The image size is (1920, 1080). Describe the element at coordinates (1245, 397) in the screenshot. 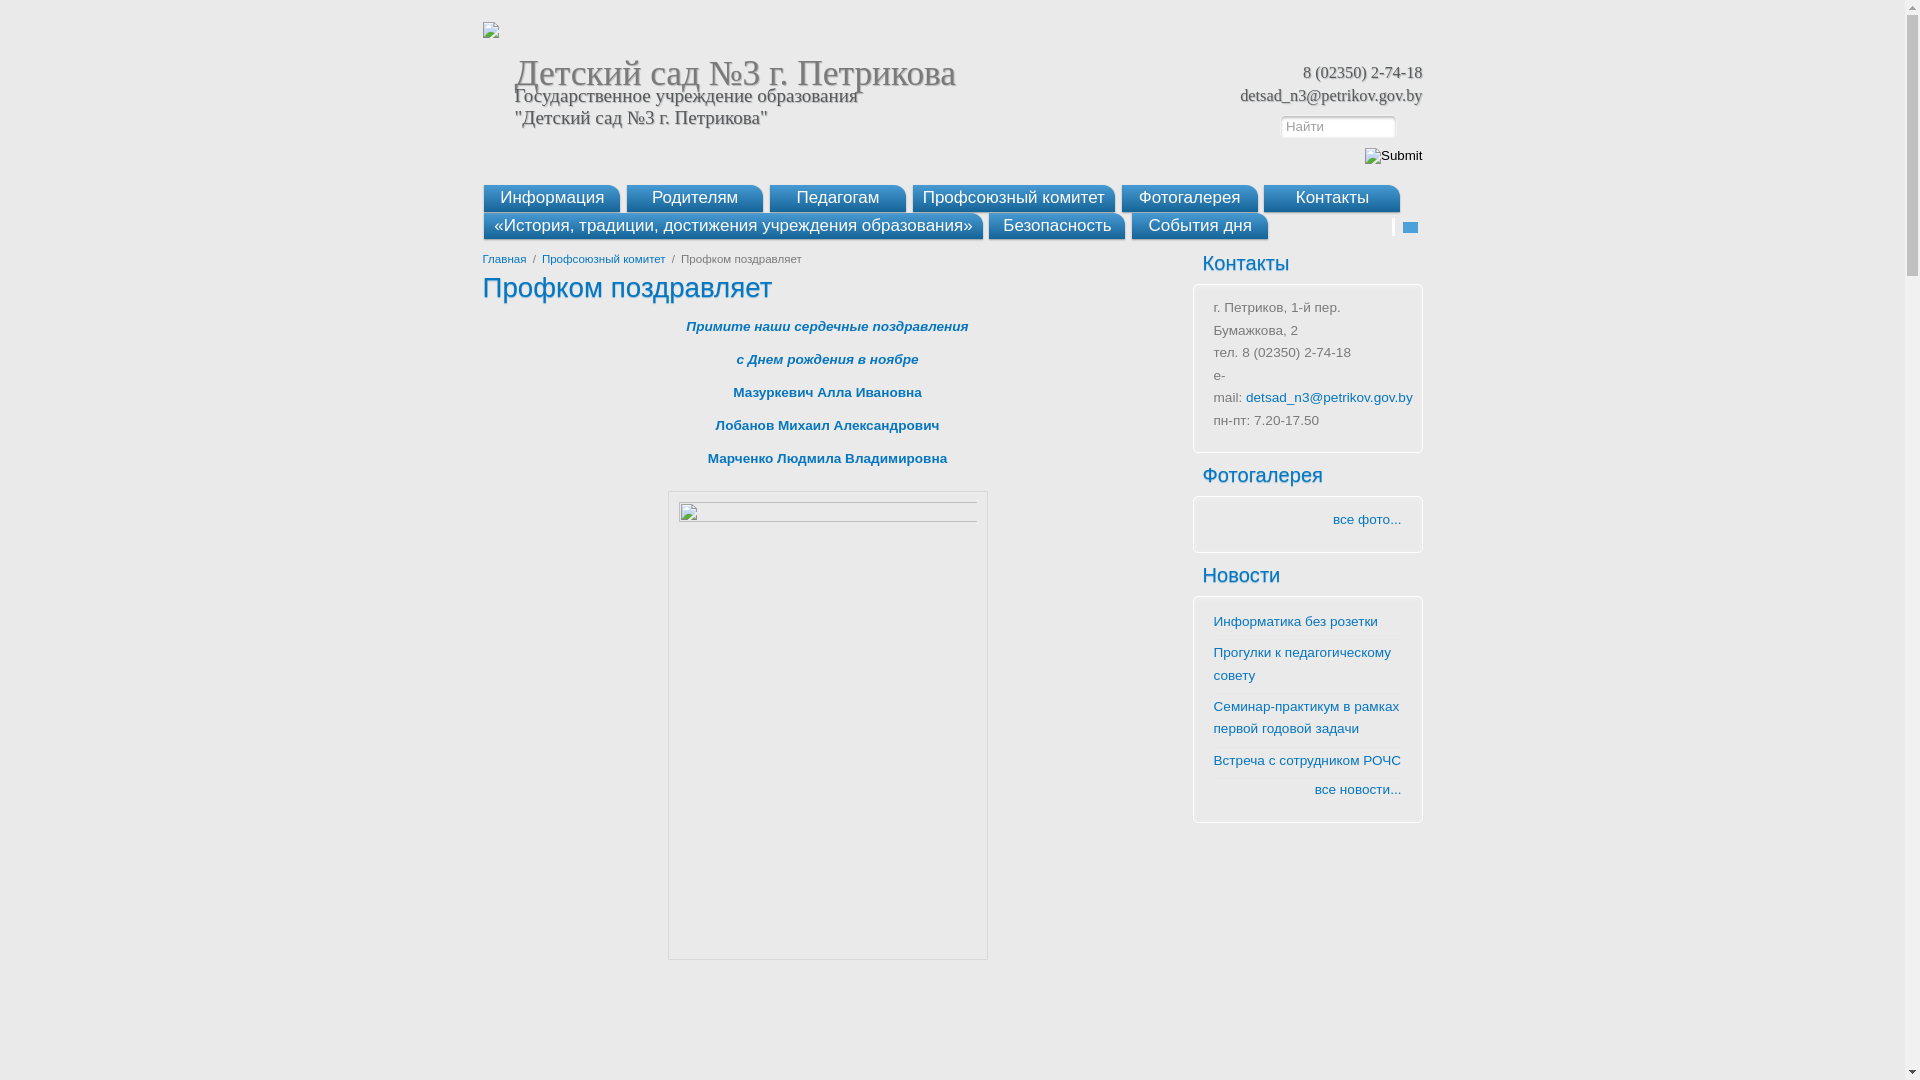

I see `'detsad_n3@petrikov.gov.by'` at that location.